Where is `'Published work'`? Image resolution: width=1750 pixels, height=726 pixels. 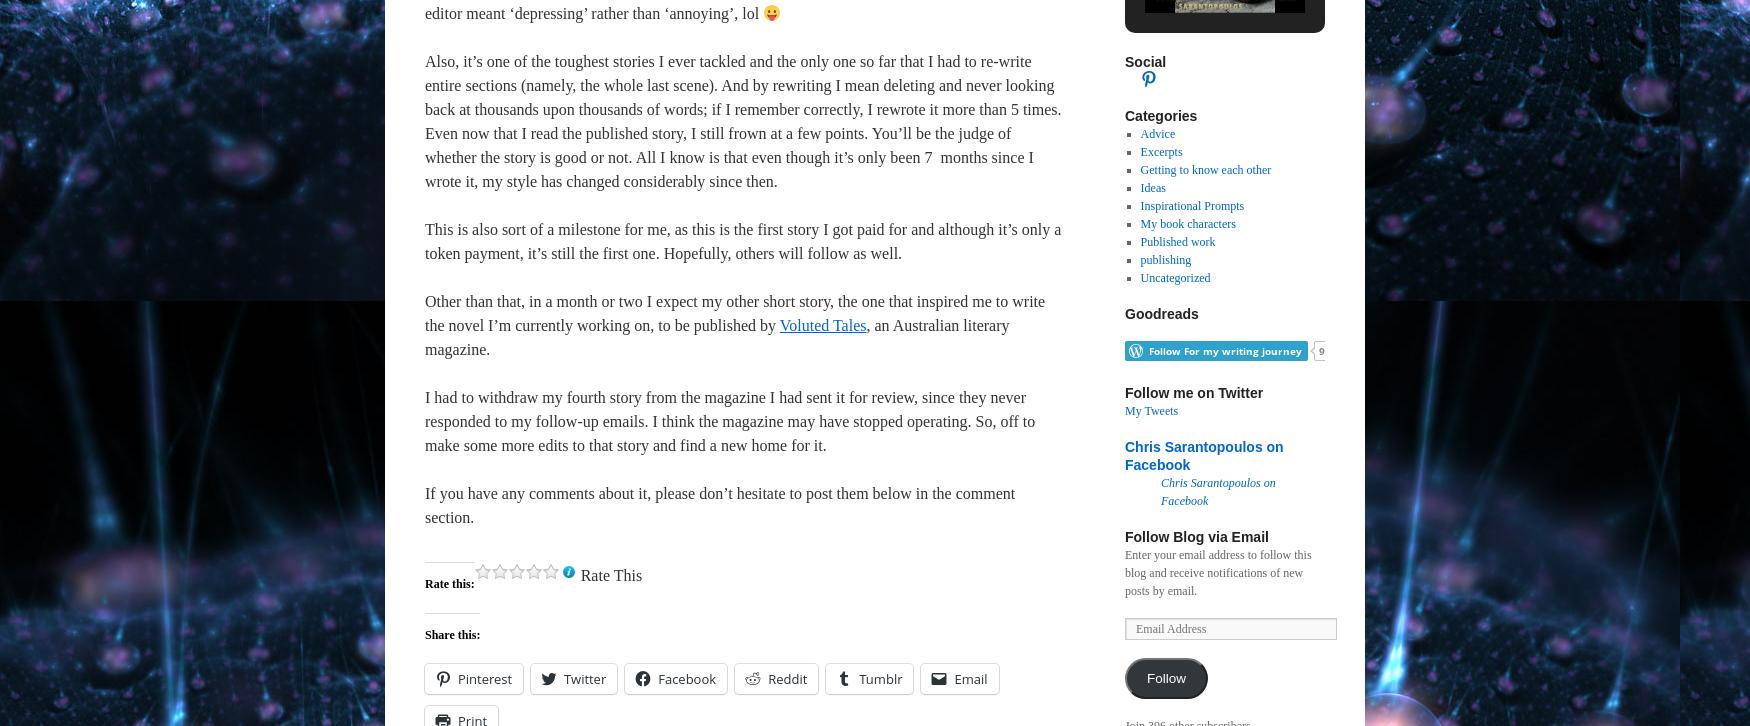 'Published work' is located at coordinates (1176, 240).